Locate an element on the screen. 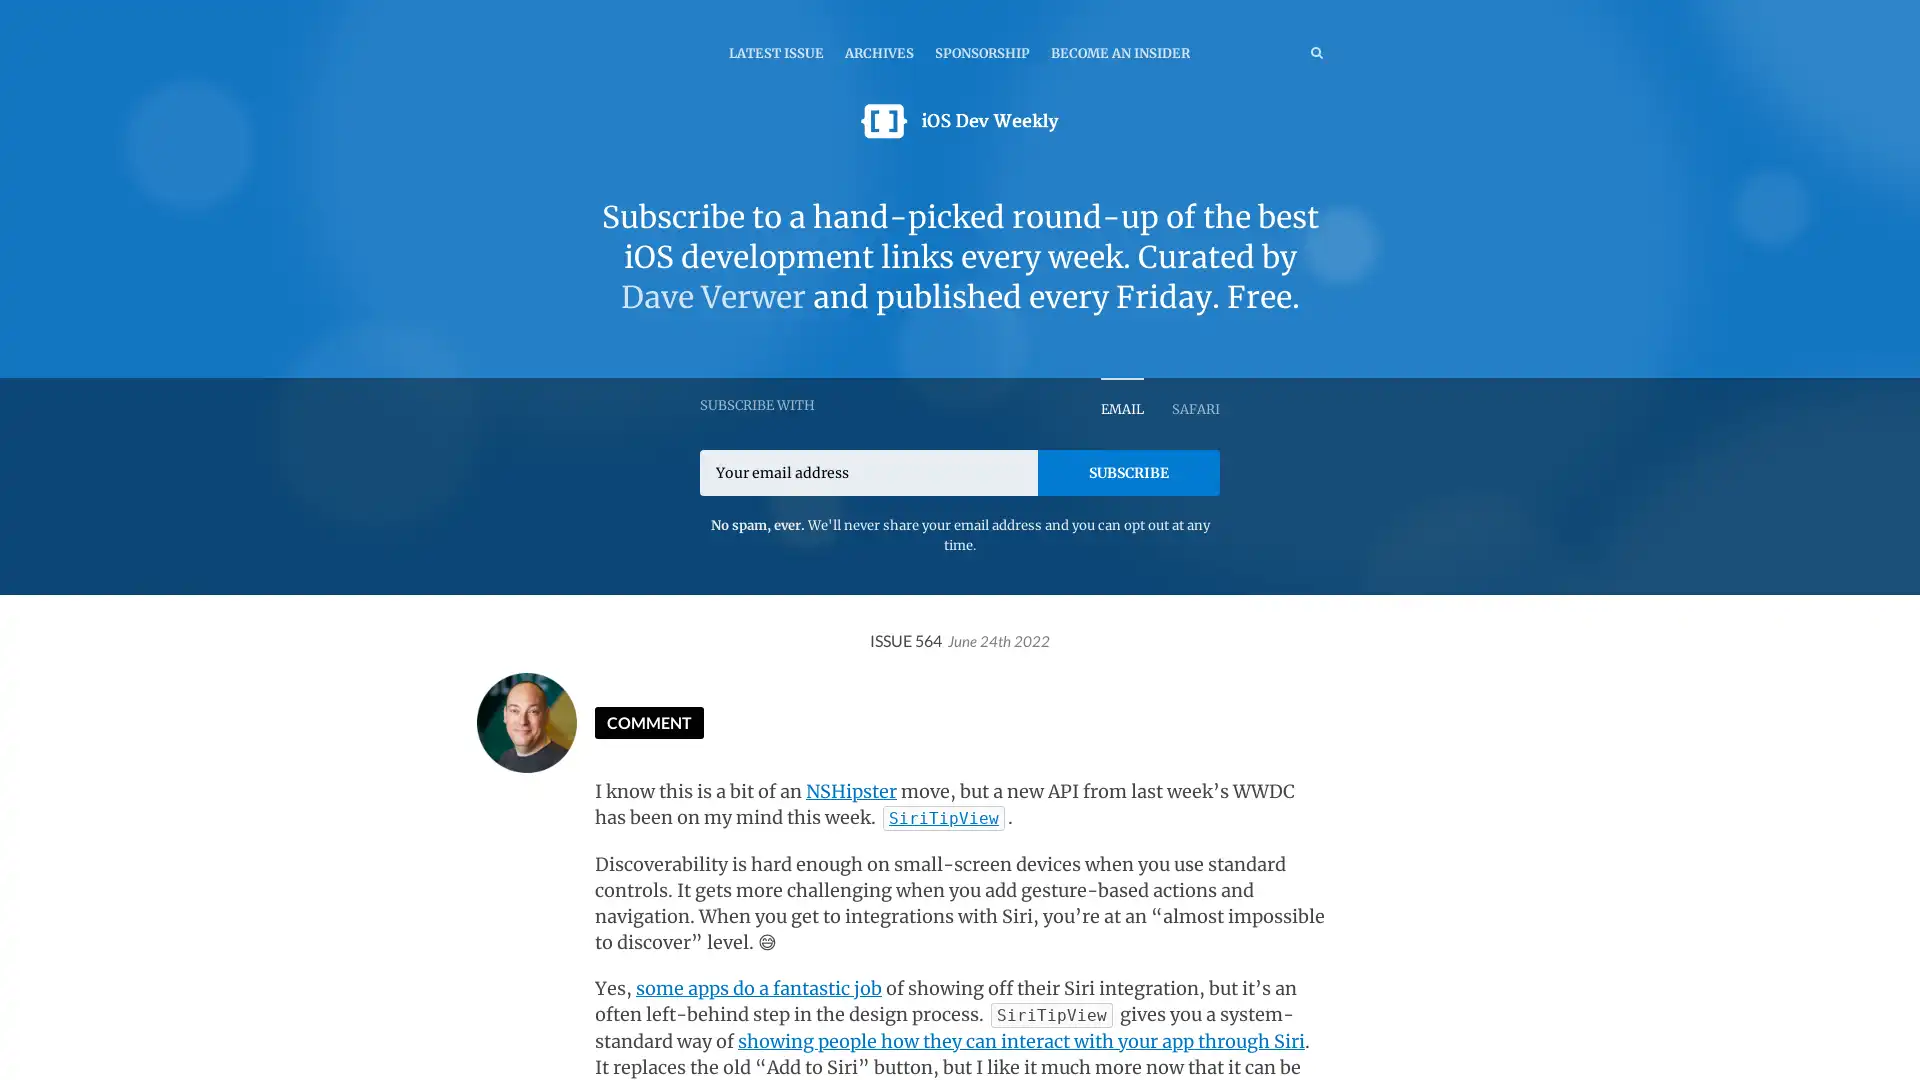 The width and height of the screenshot is (1920, 1080). EMAIL is located at coordinates (1122, 402).